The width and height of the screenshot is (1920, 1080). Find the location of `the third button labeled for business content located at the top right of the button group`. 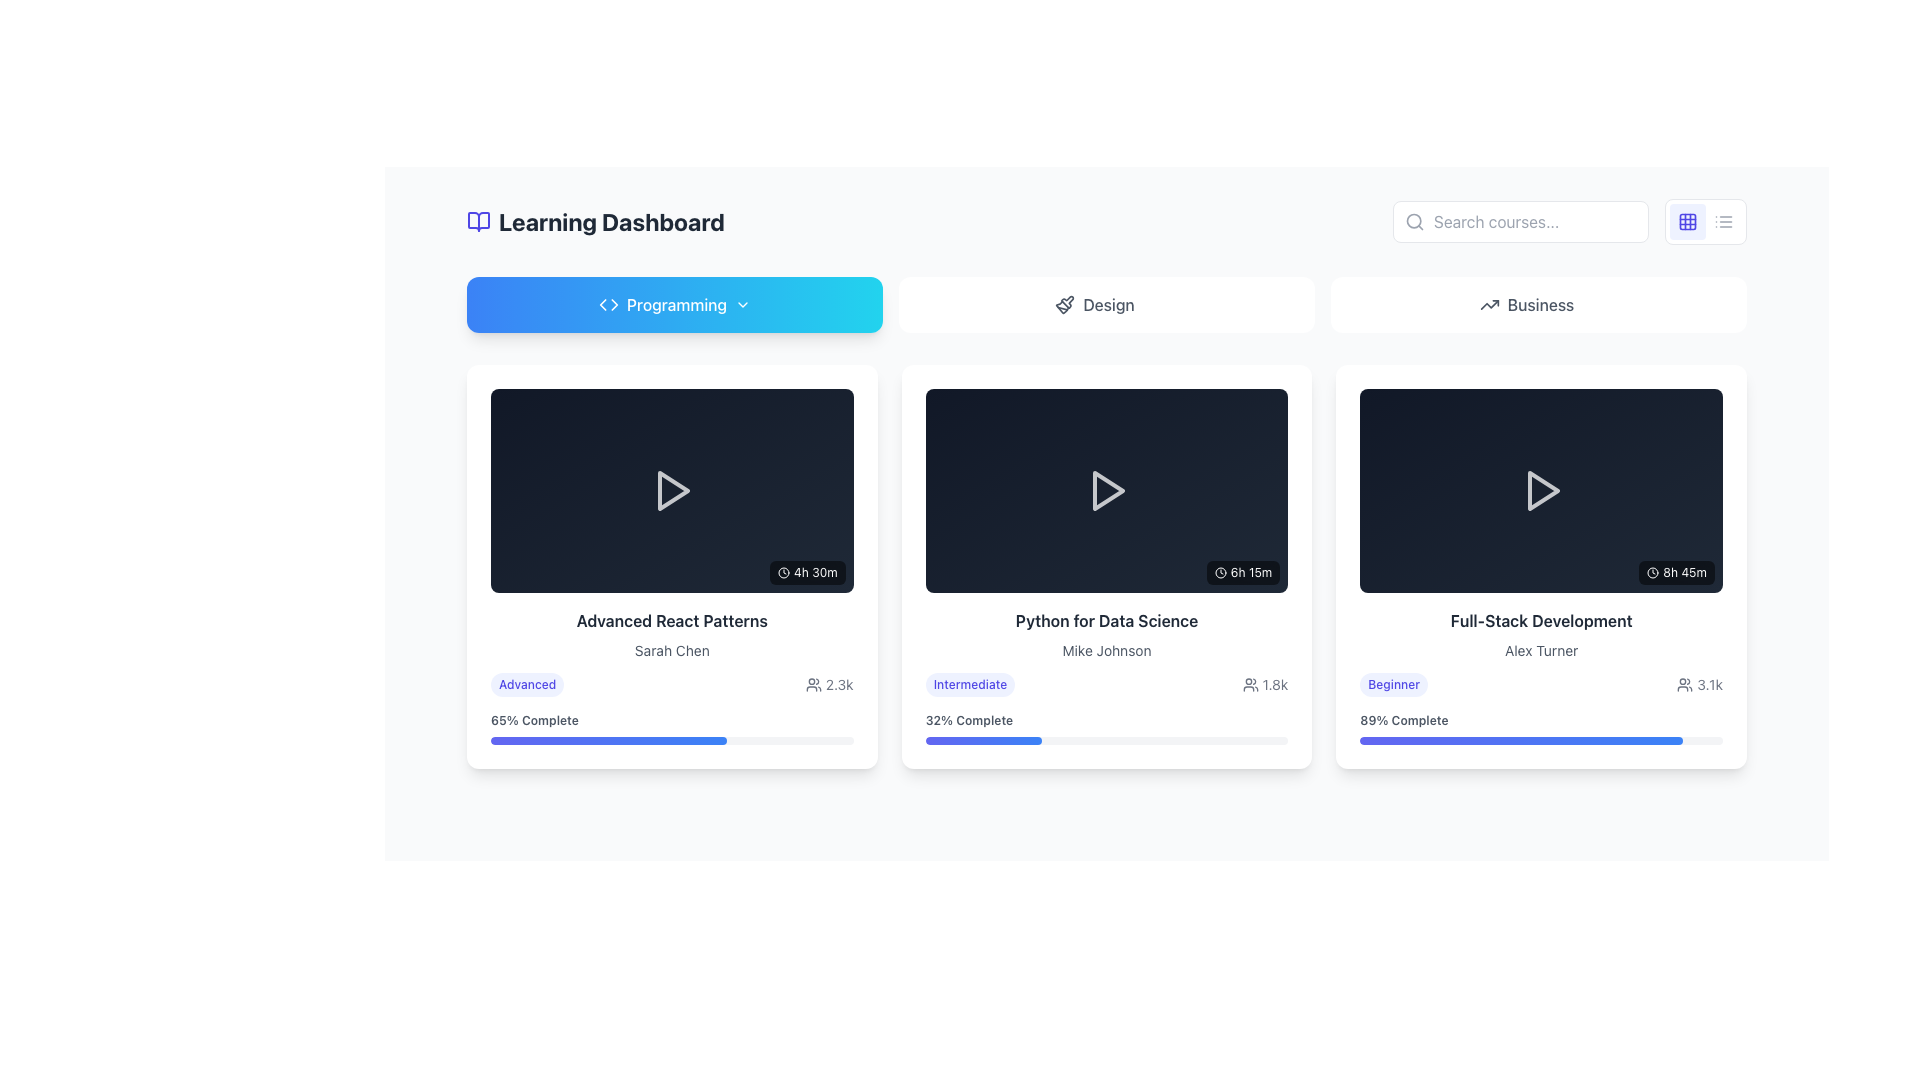

the third button labeled for business content located at the top right of the button group is located at coordinates (1538, 304).